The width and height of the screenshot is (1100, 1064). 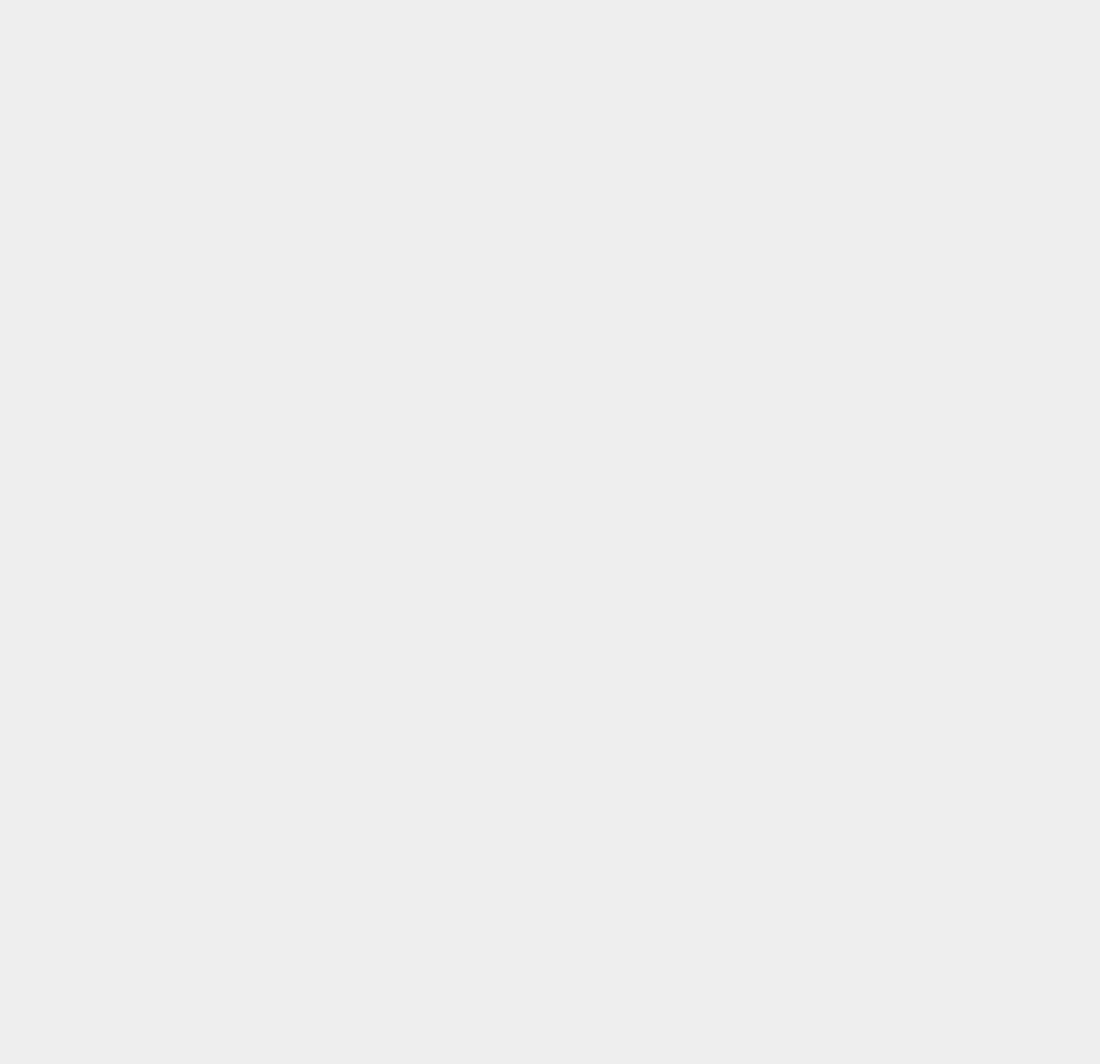 What do you see at coordinates (828, 417) in the screenshot?
I see `'Google Adwords'` at bounding box center [828, 417].